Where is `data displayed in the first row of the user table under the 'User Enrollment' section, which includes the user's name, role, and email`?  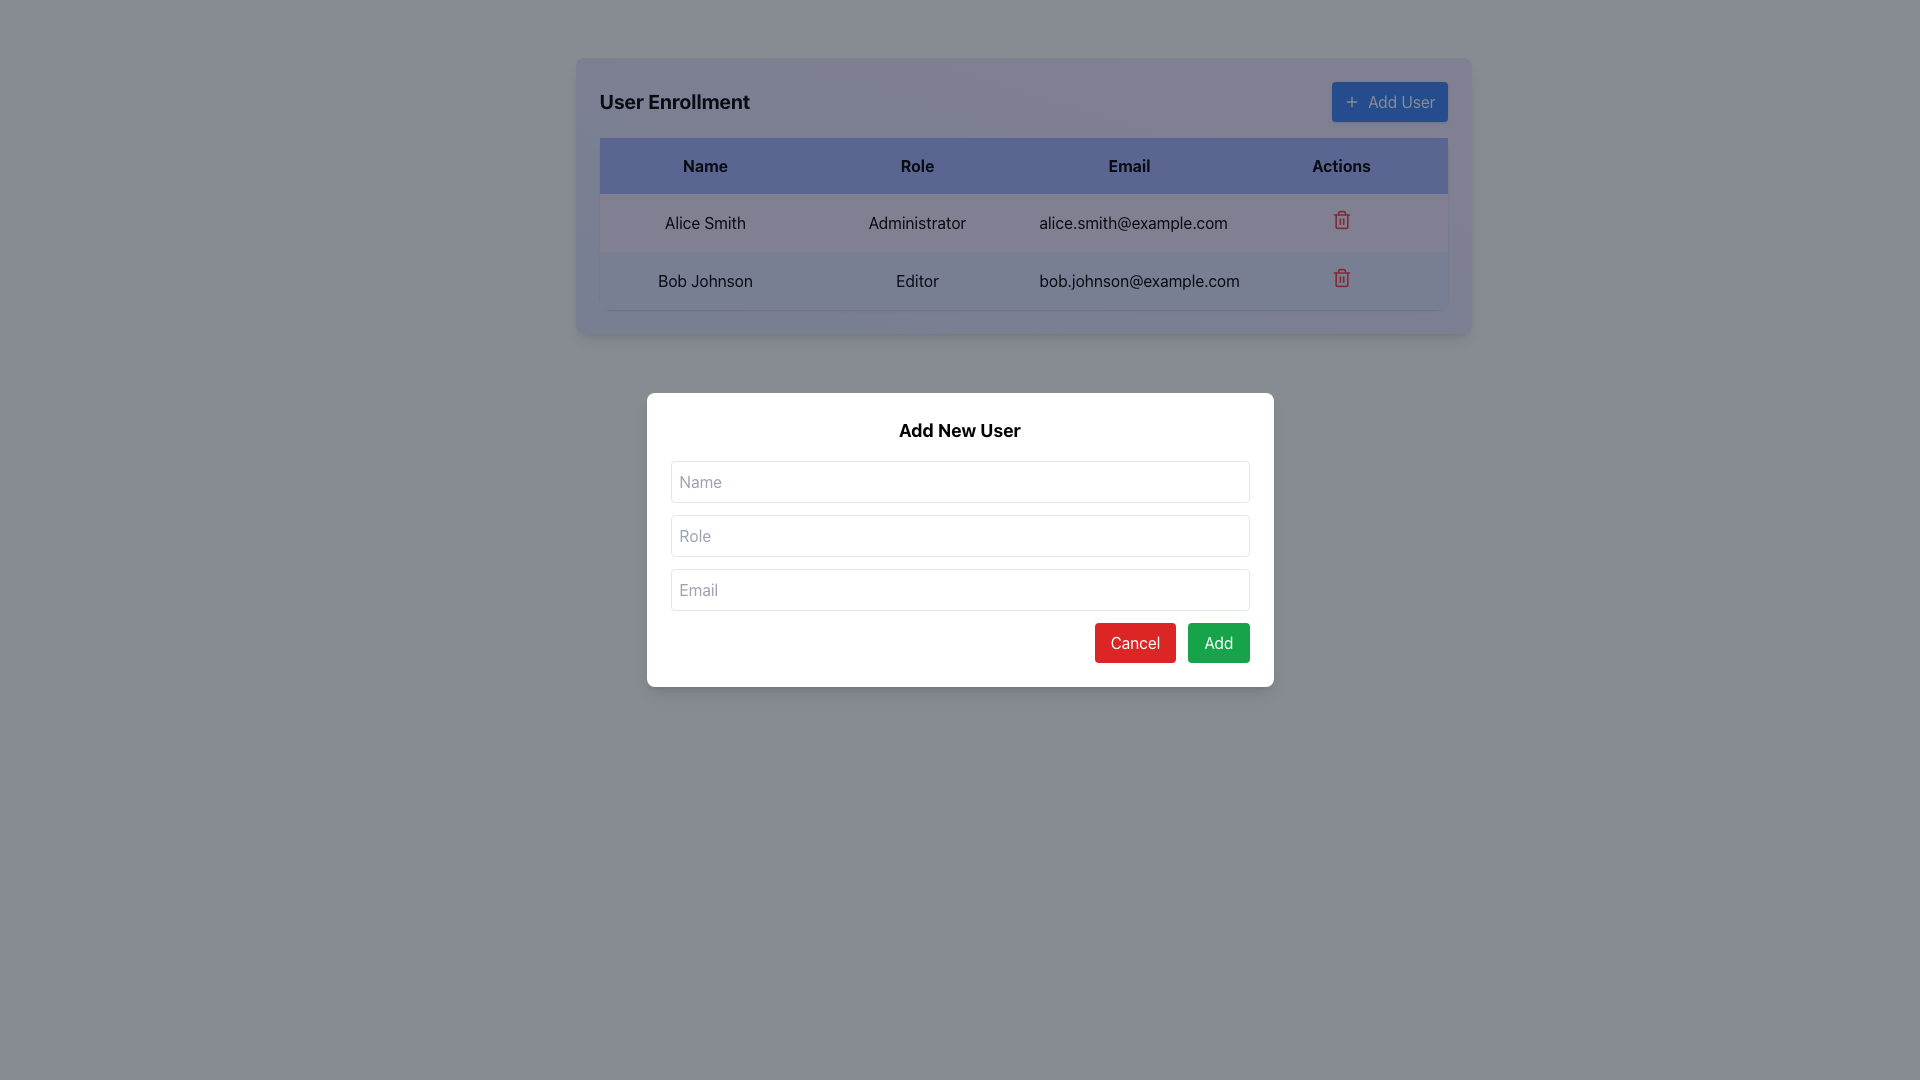
data displayed in the first row of the user table under the 'User Enrollment' section, which includes the user's name, role, and email is located at coordinates (1023, 223).